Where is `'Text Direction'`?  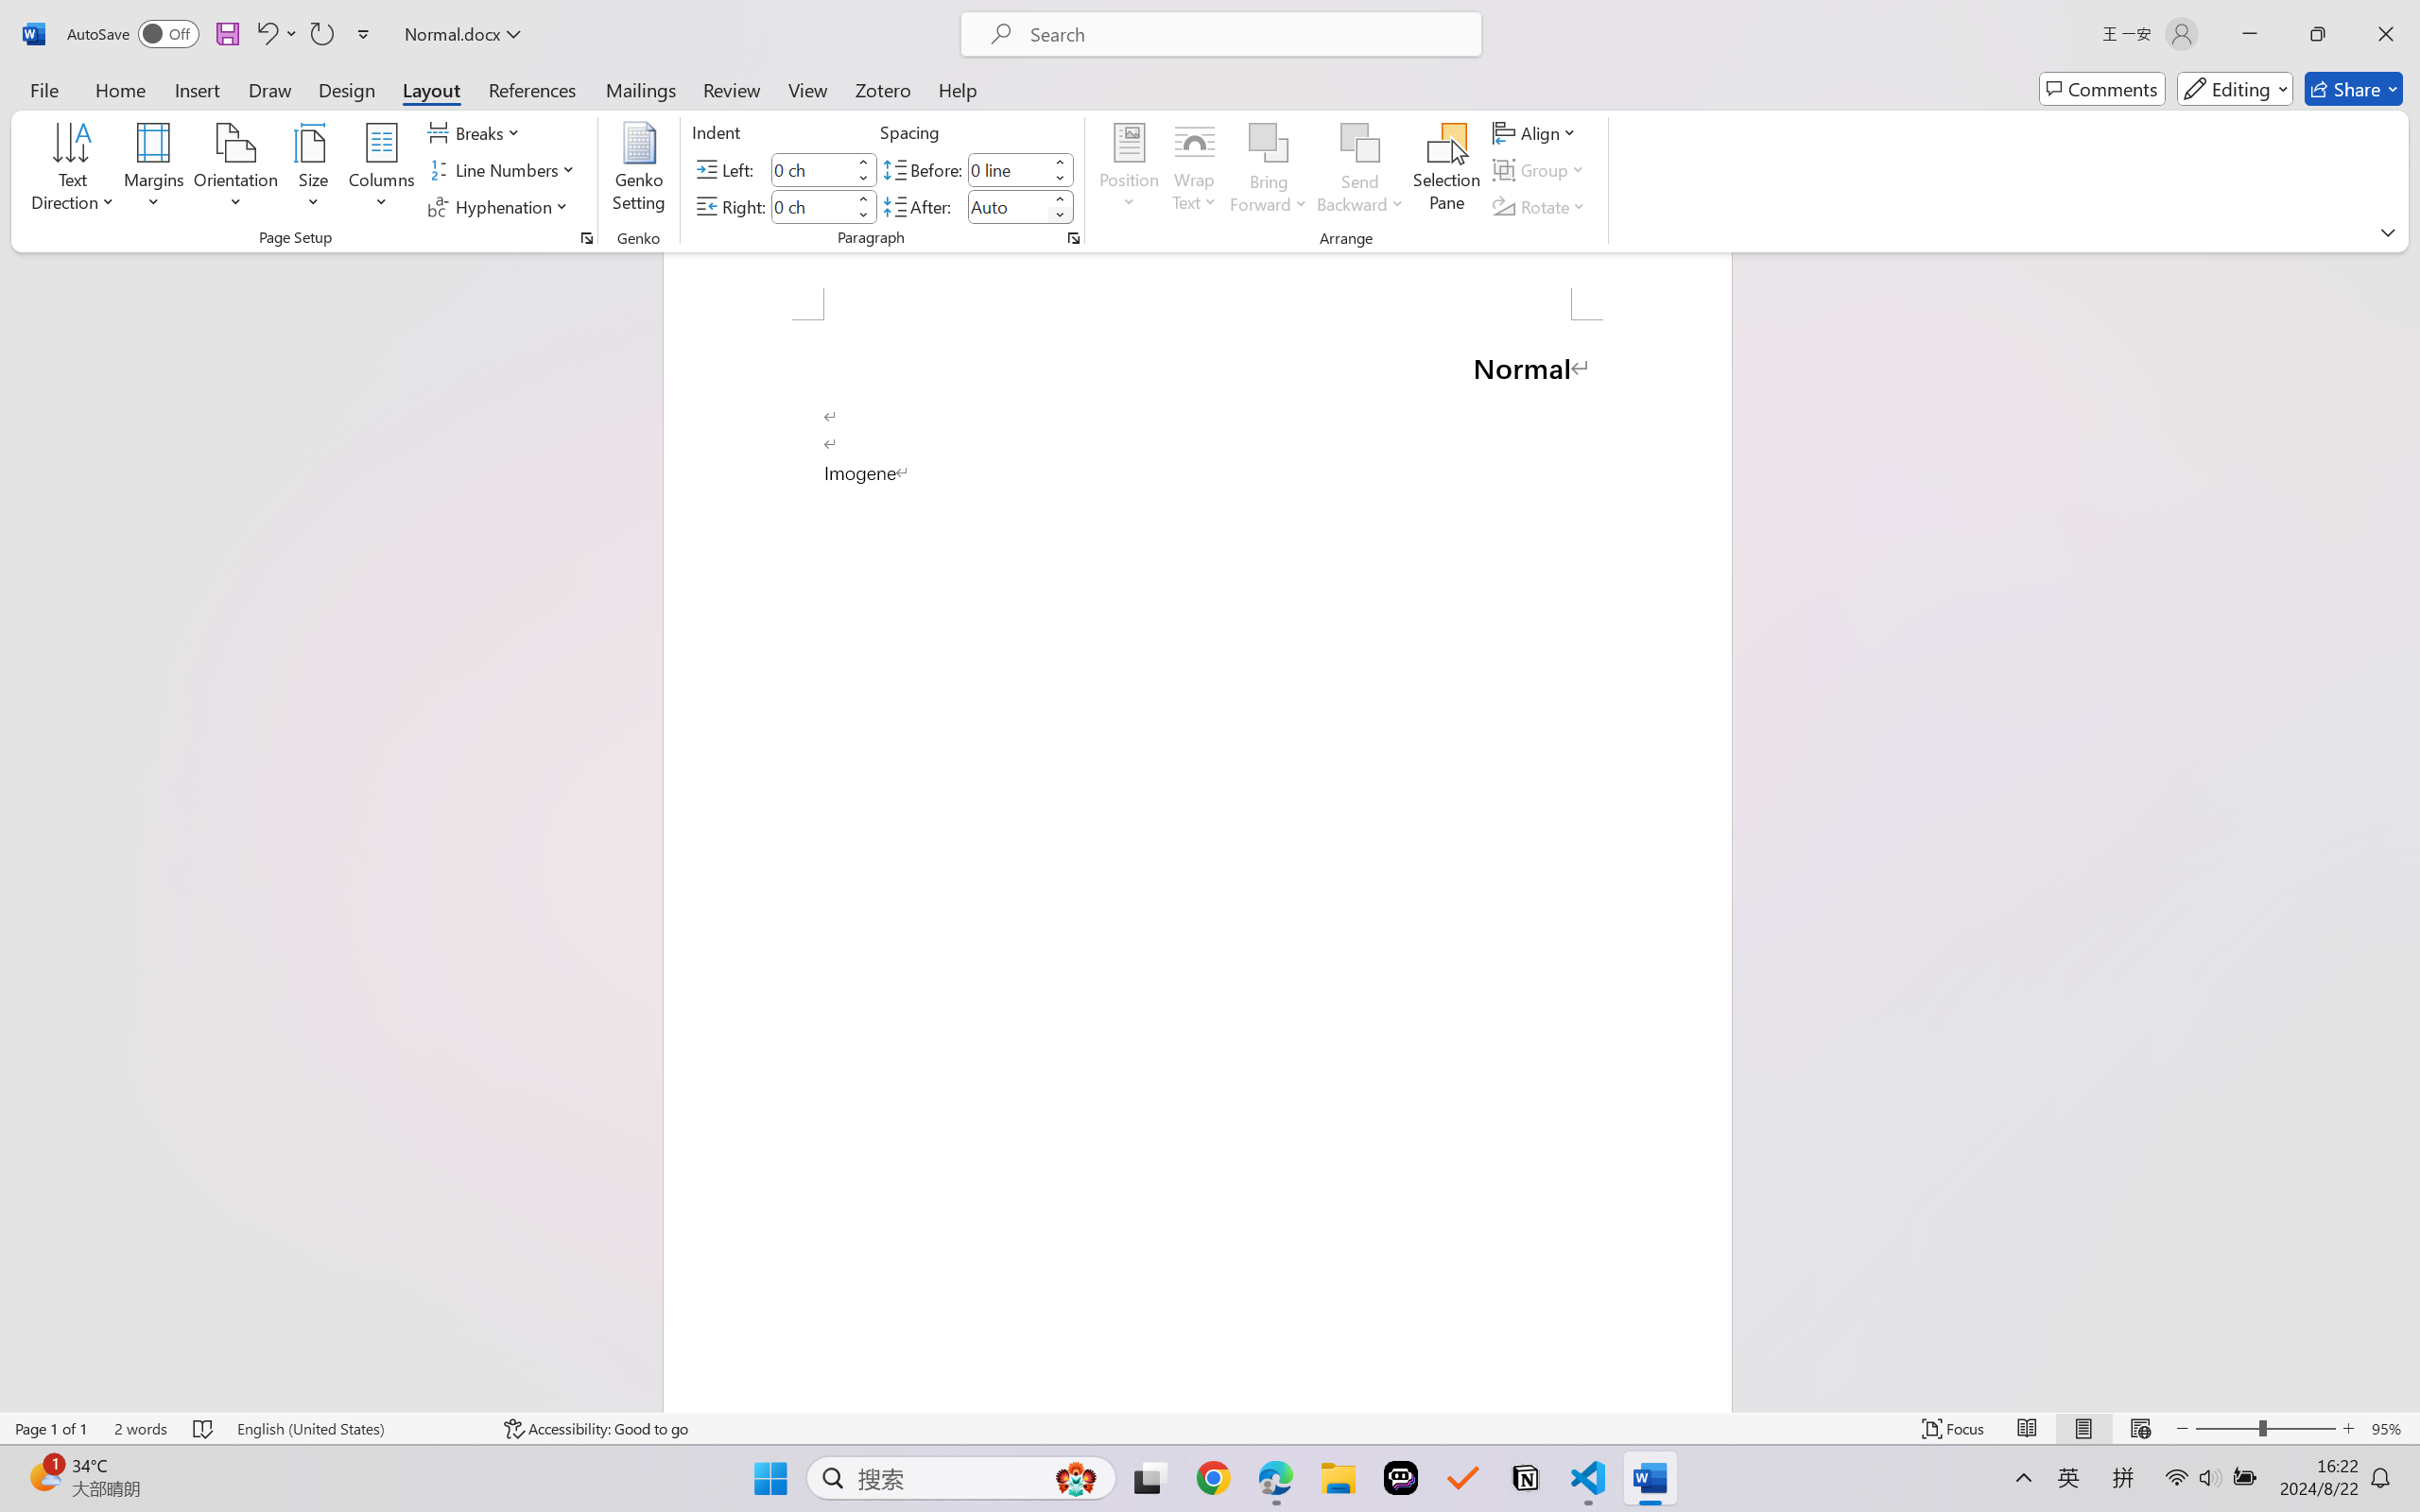 'Text Direction' is located at coordinates (73, 170).